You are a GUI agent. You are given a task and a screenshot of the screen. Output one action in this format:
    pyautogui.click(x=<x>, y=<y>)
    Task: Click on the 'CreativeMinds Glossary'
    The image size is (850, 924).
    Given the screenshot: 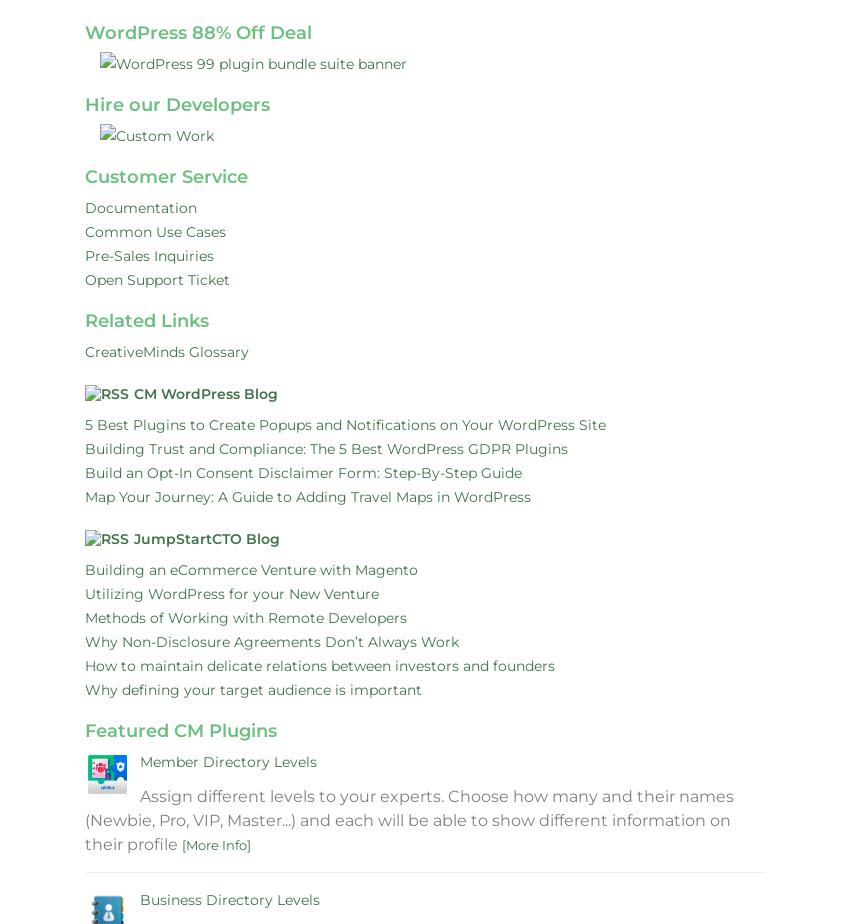 What is the action you would take?
    pyautogui.click(x=167, y=352)
    